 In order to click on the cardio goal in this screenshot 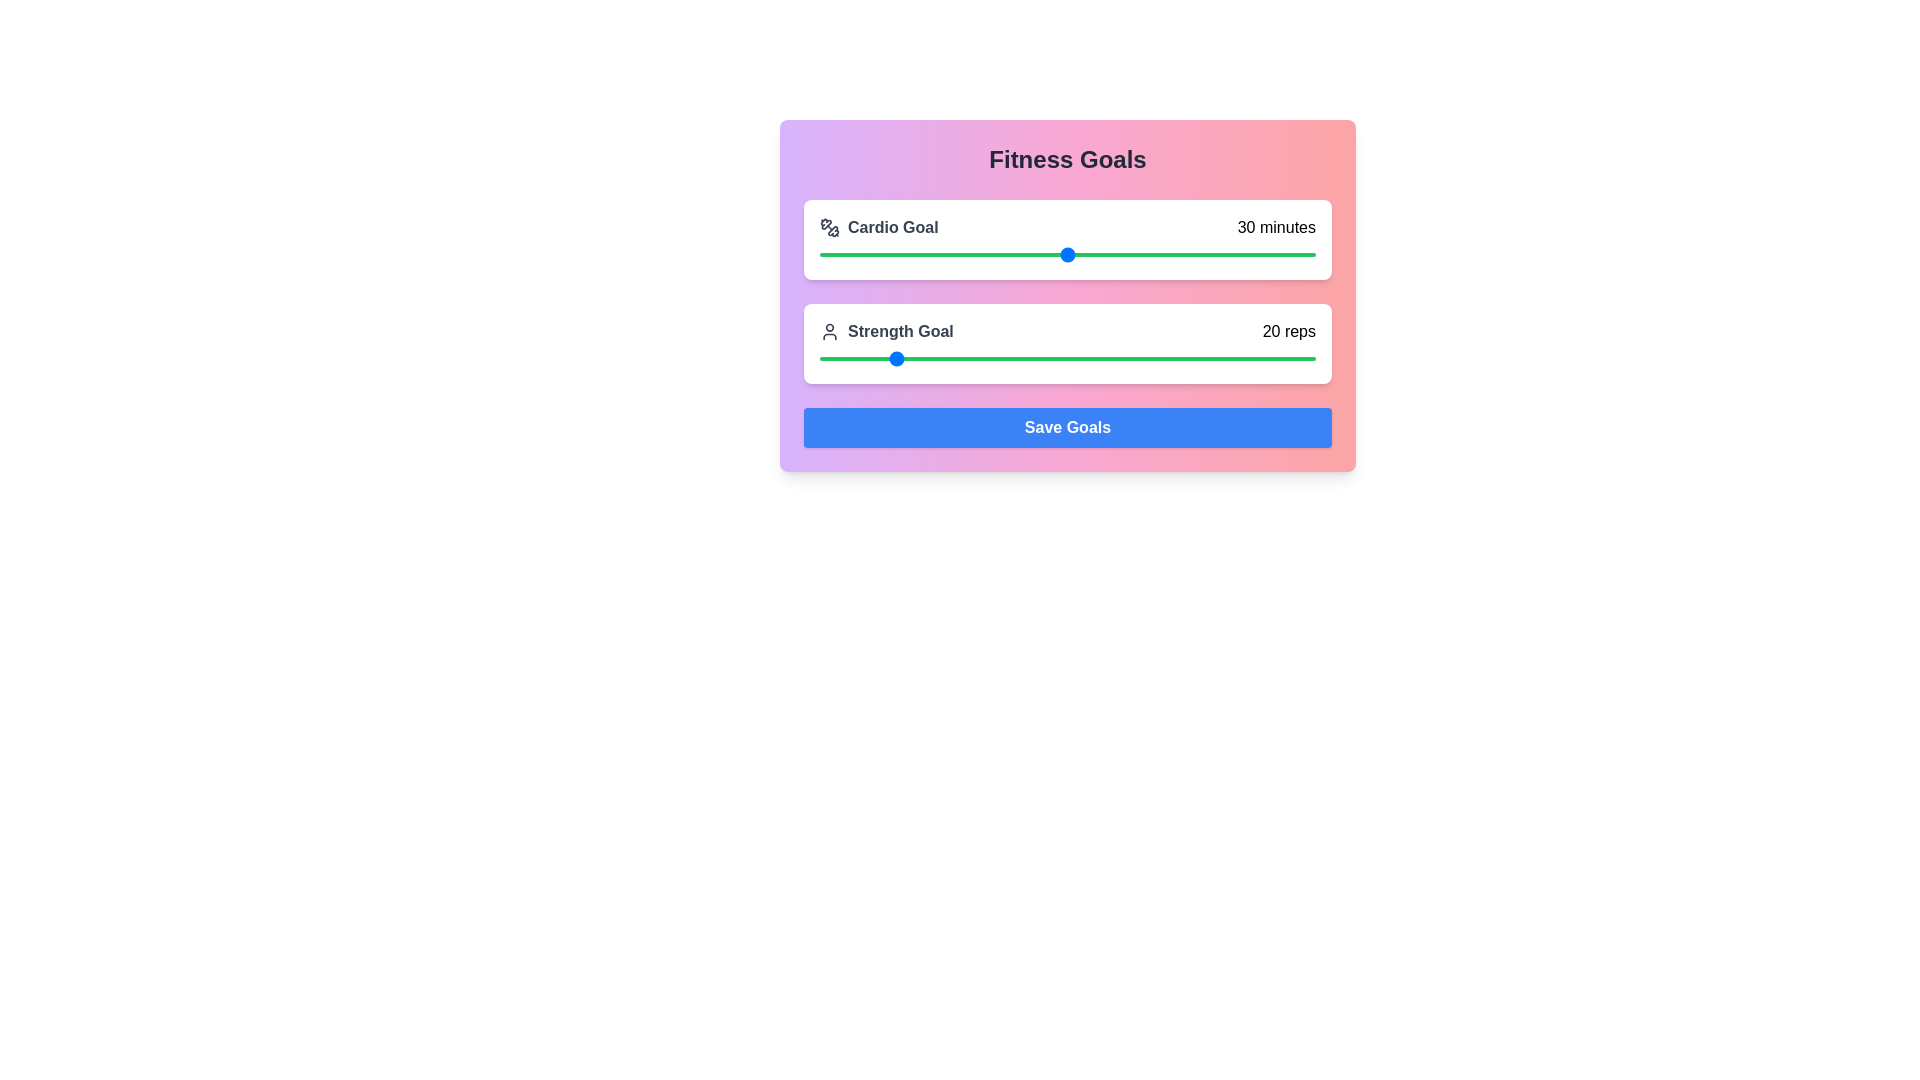, I will do `click(1248, 253)`.